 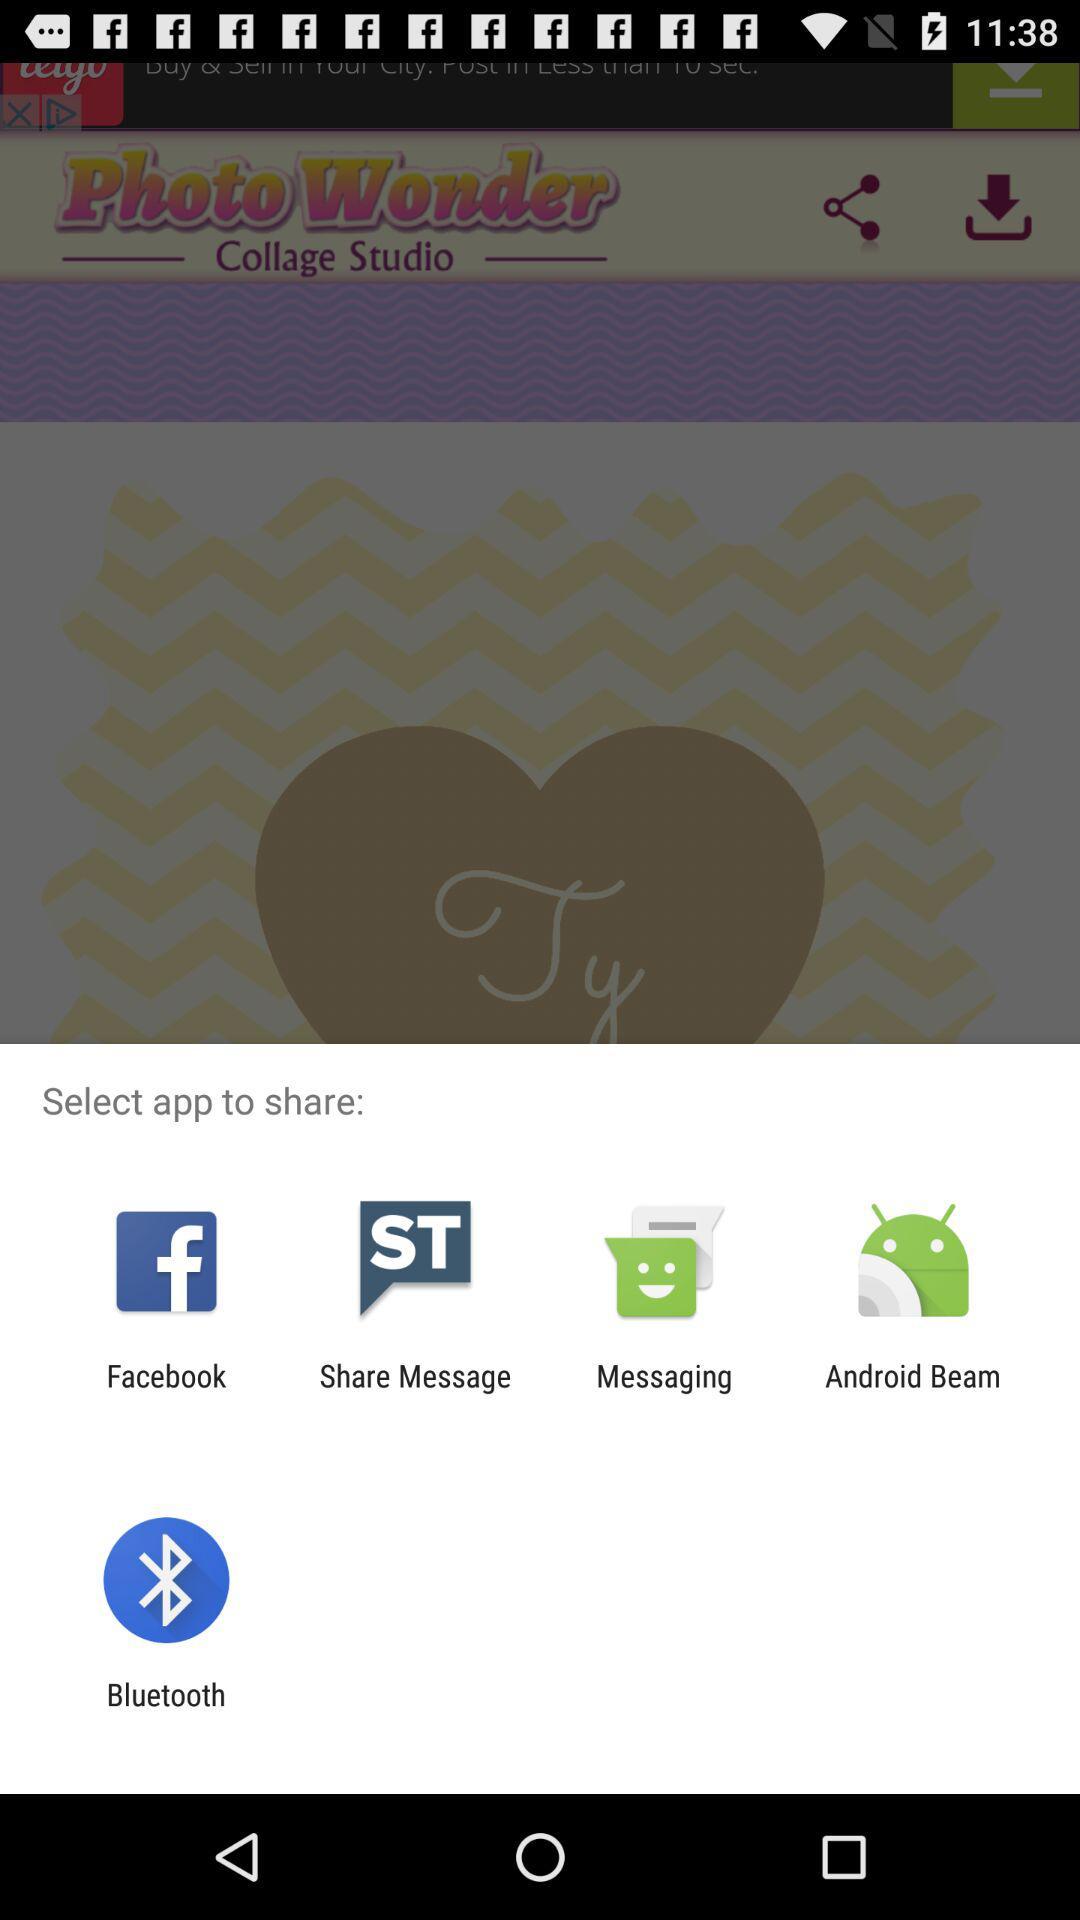 What do you see at coordinates (664, 1392) in the screenshot?
I see `app next to the share message app` at bounding box center [664, 1392].